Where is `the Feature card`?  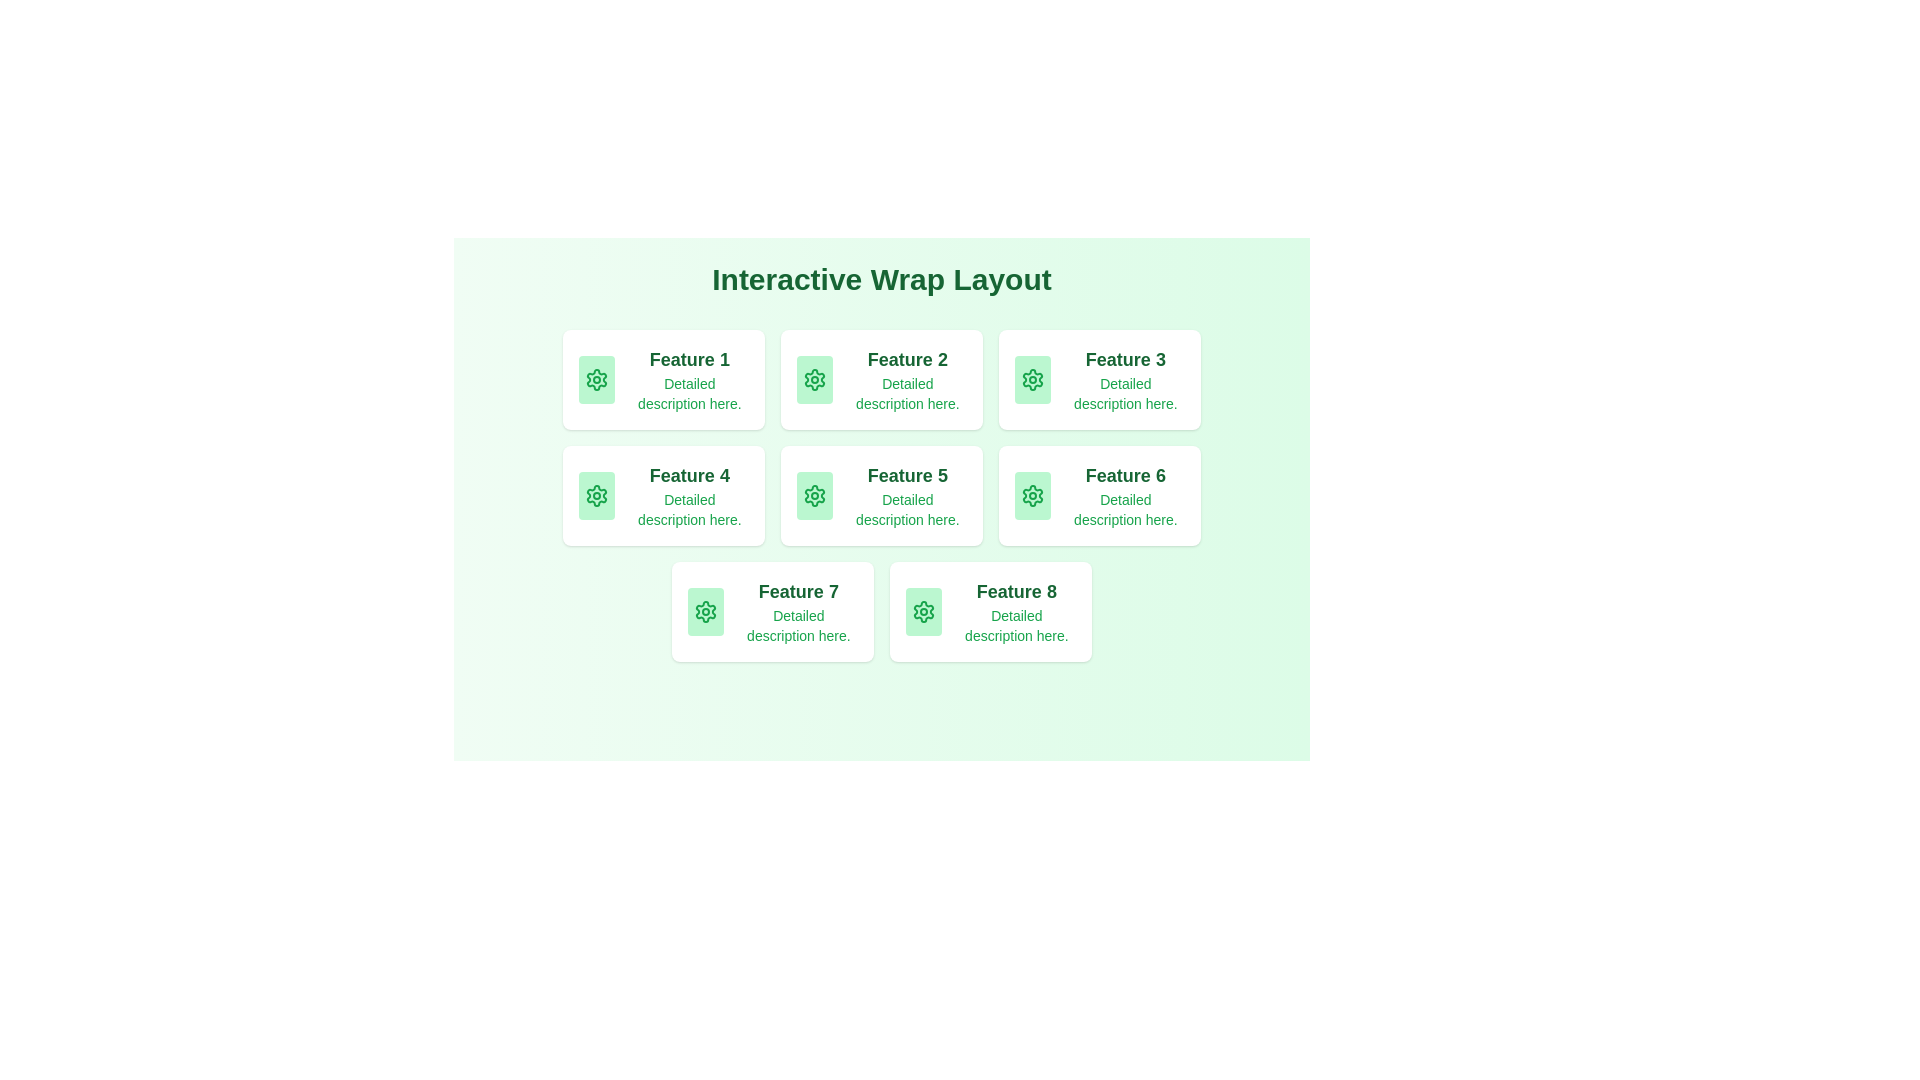 the Feature card is located at coordinates (1098, 380).